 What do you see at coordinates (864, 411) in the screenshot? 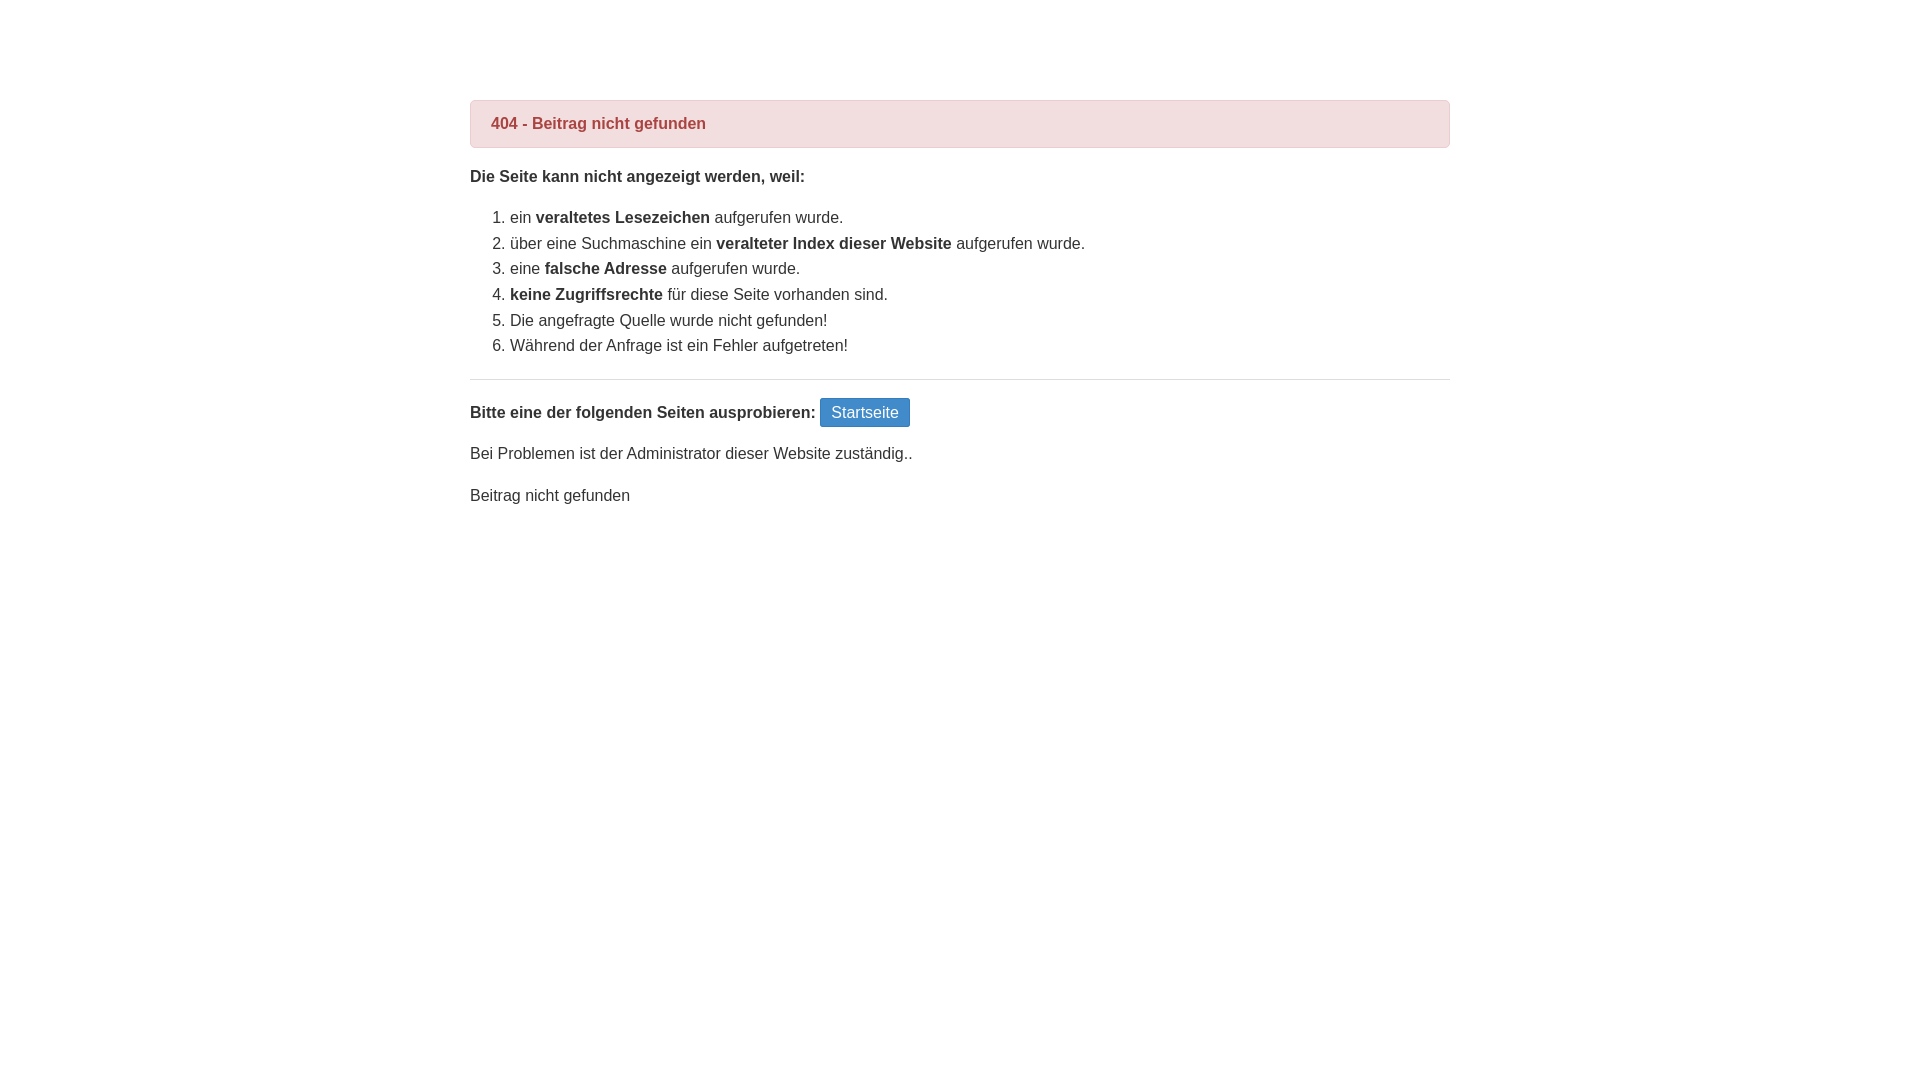
I see `'Startseite'` at bounding box center [864, 411].